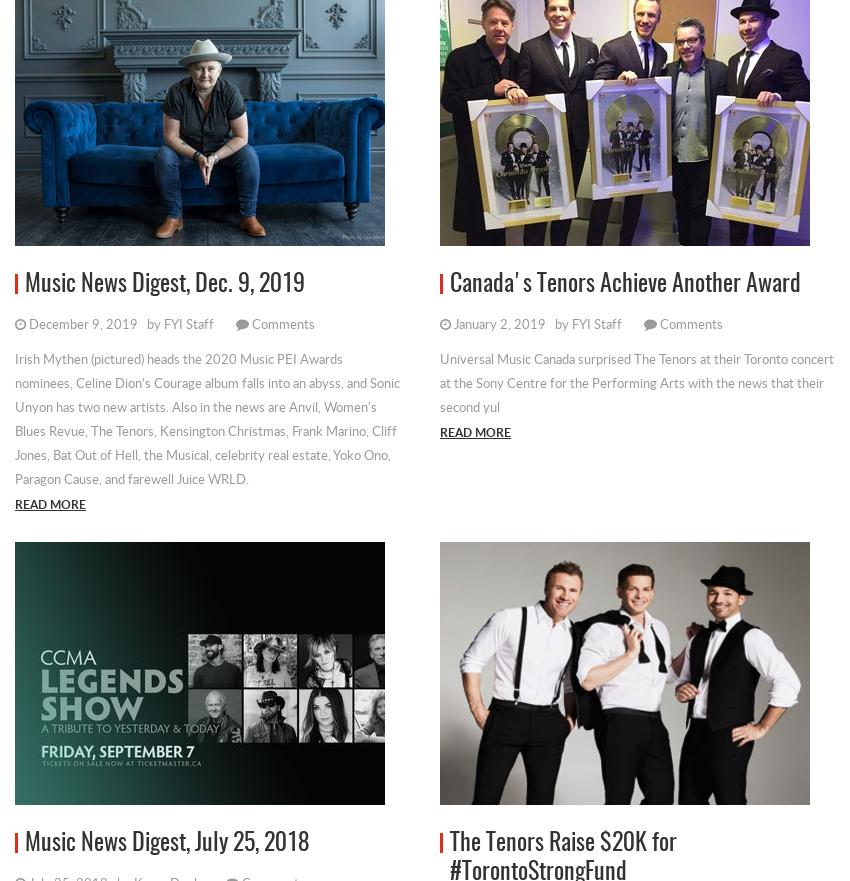 The width and height of the screenshot is (850, 881). Describe the element at coordinates (167, 842) in the screenshot. I see `'Music News Digest, July 25, 2018'` at that location.